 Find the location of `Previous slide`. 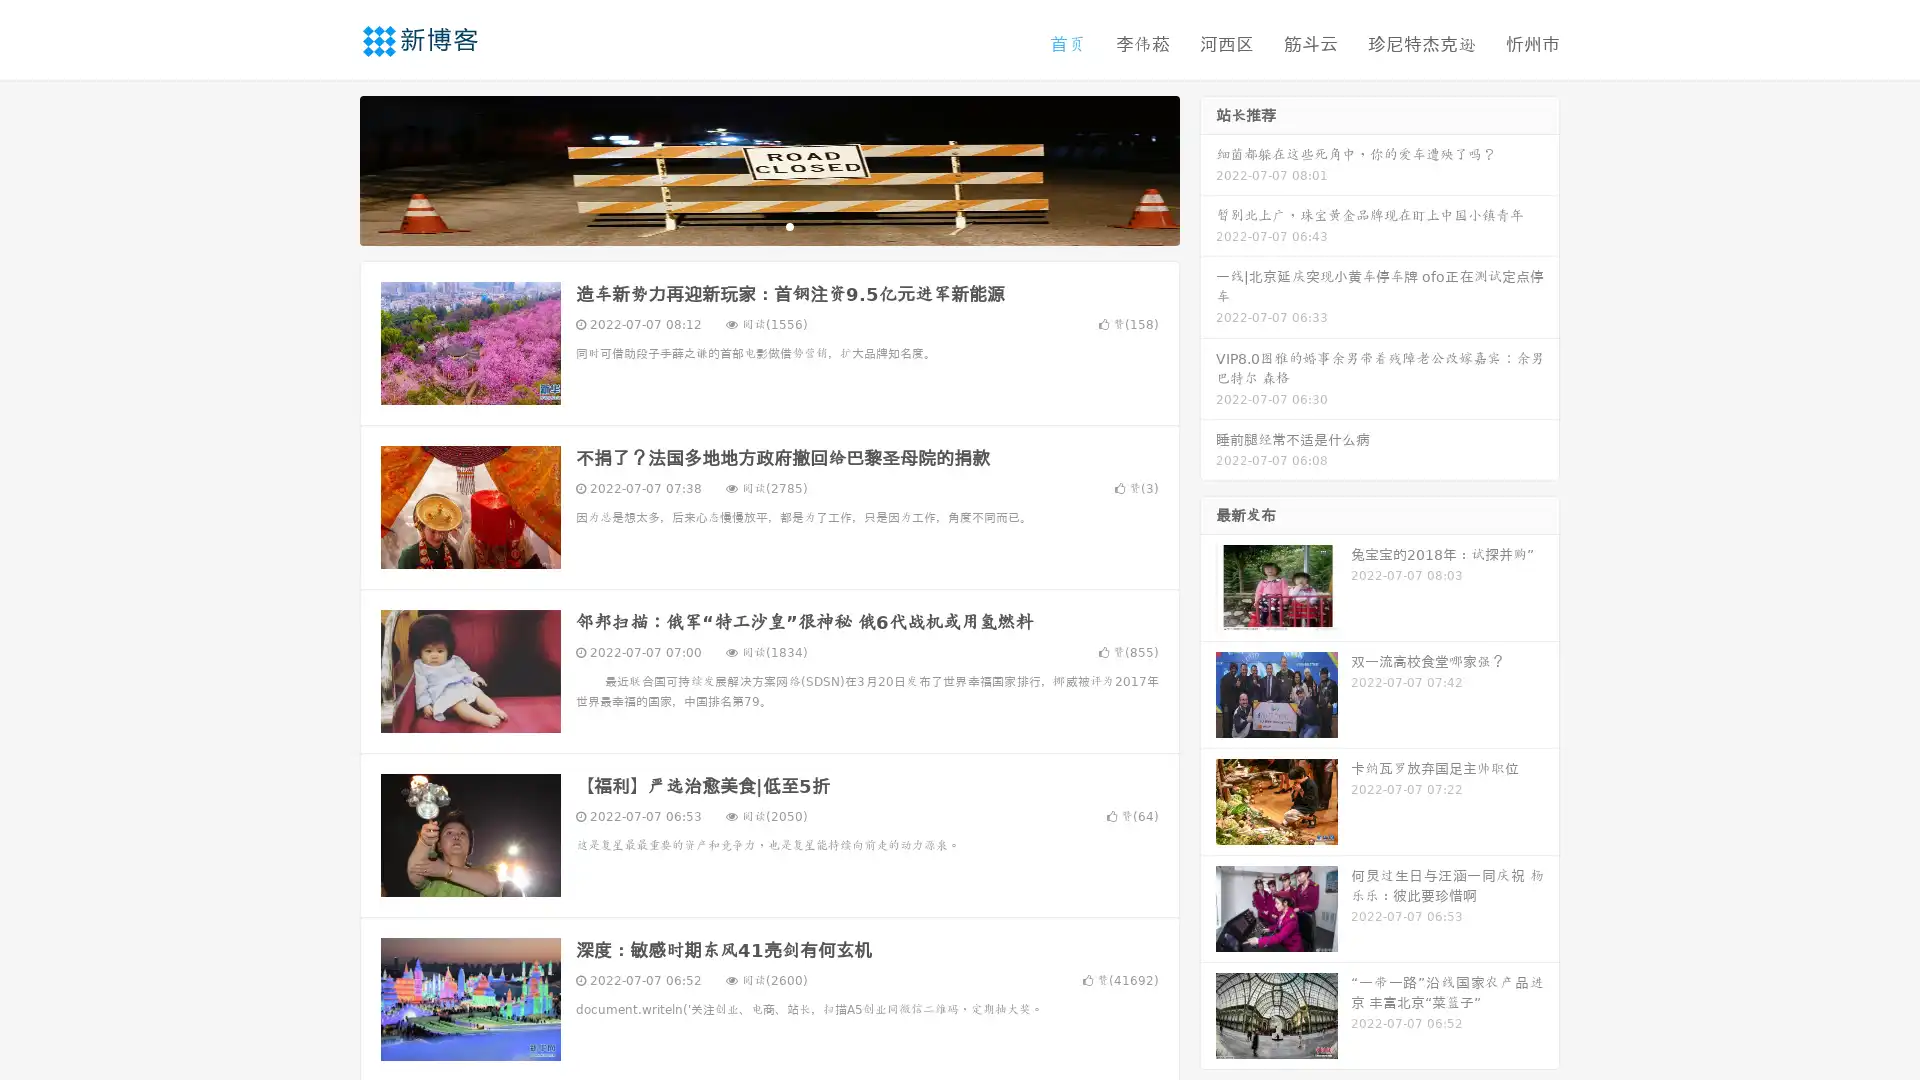

Previous slide is located at coordinates (330, 168).